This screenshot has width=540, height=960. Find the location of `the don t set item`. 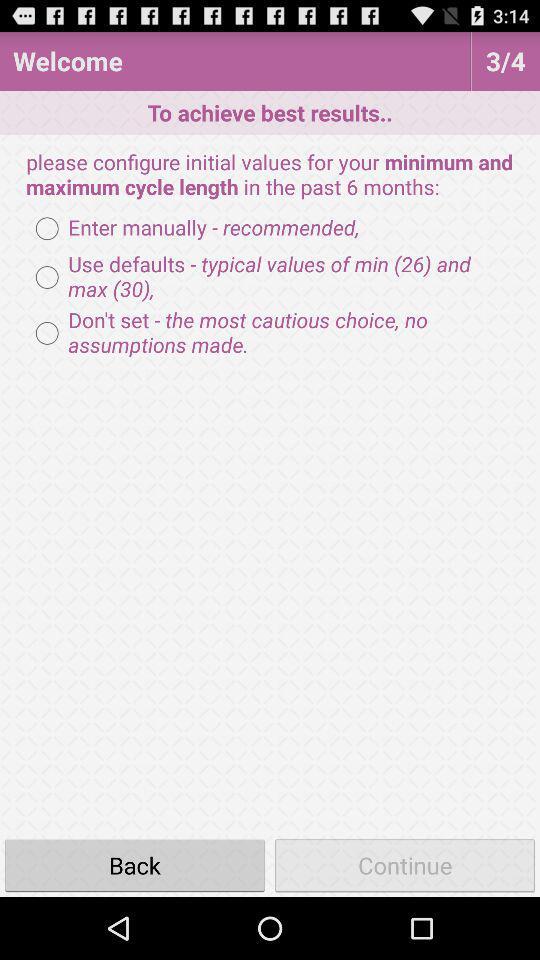

the don t set item is located at coordinates (270, 333).